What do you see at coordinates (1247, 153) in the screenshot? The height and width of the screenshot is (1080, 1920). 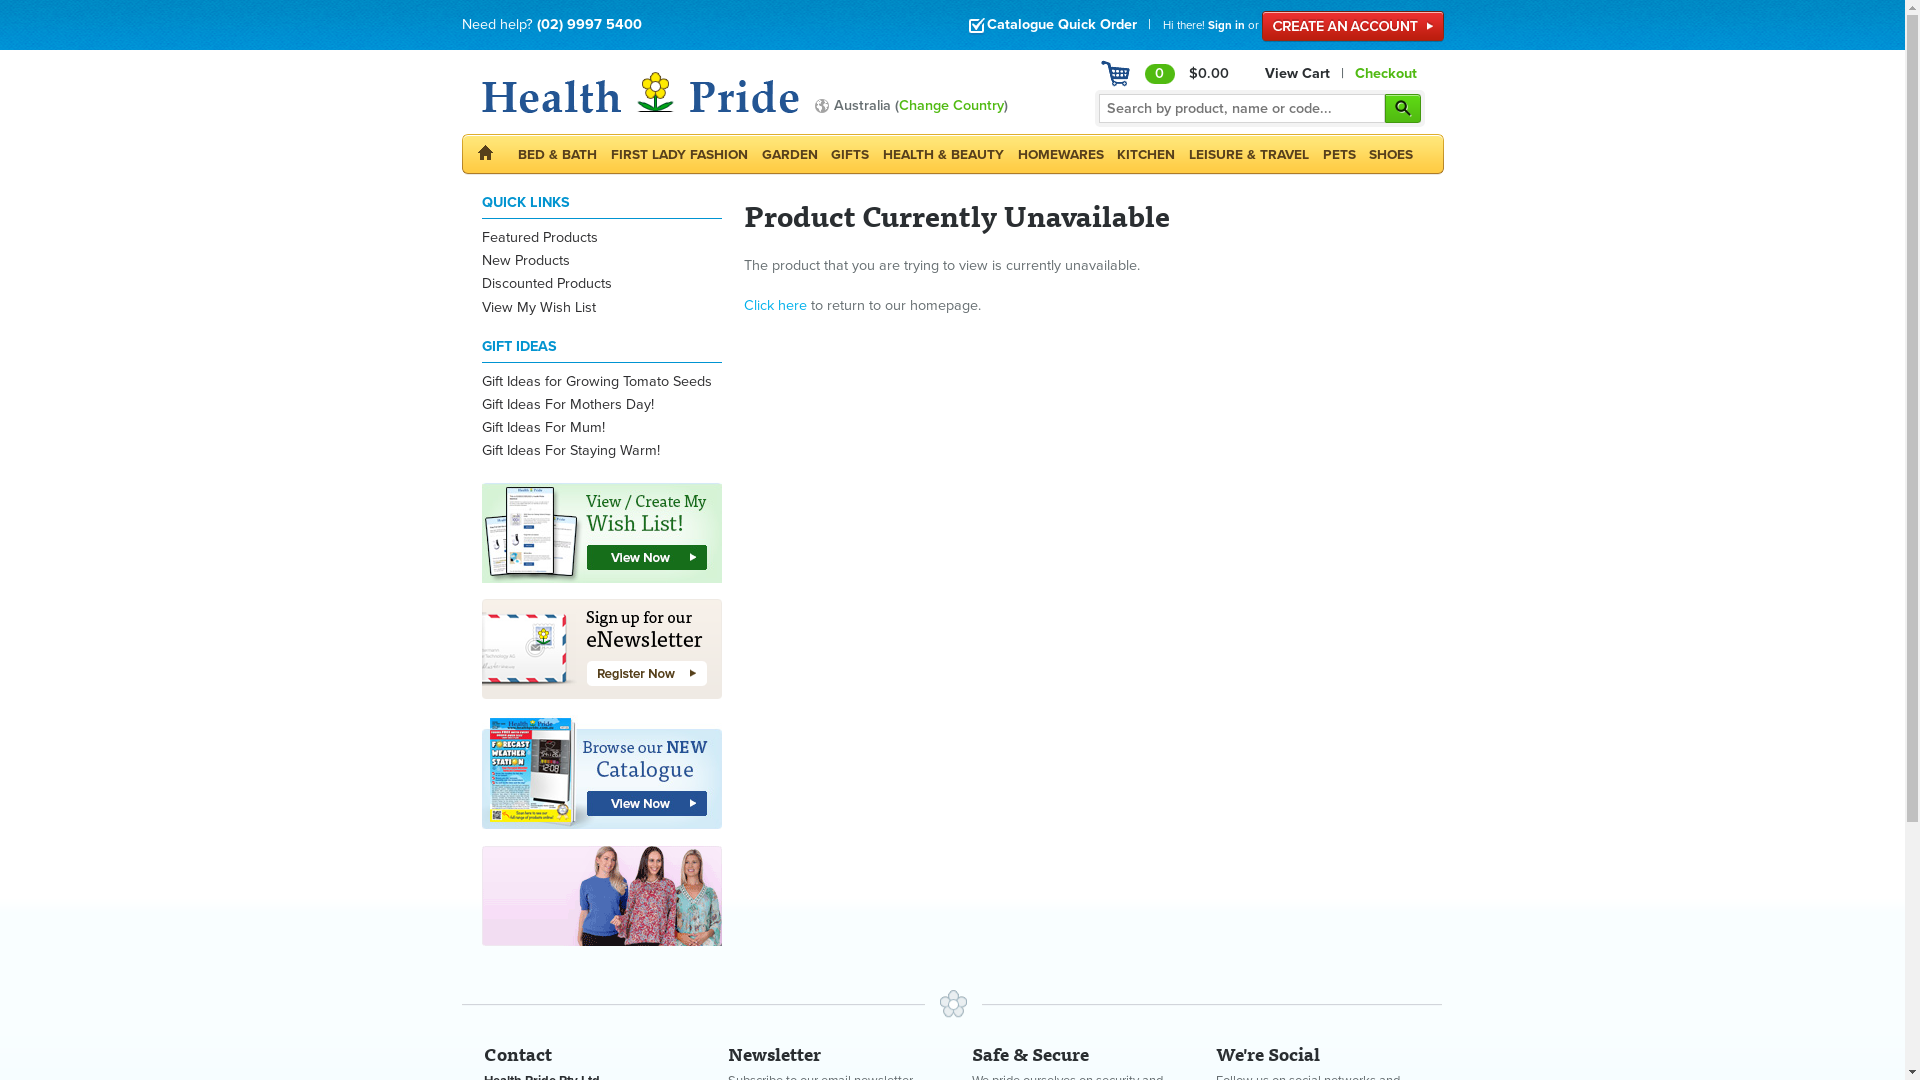 I see `'LEISURE & TRAVEL'` at bounding box center [1247, 153].